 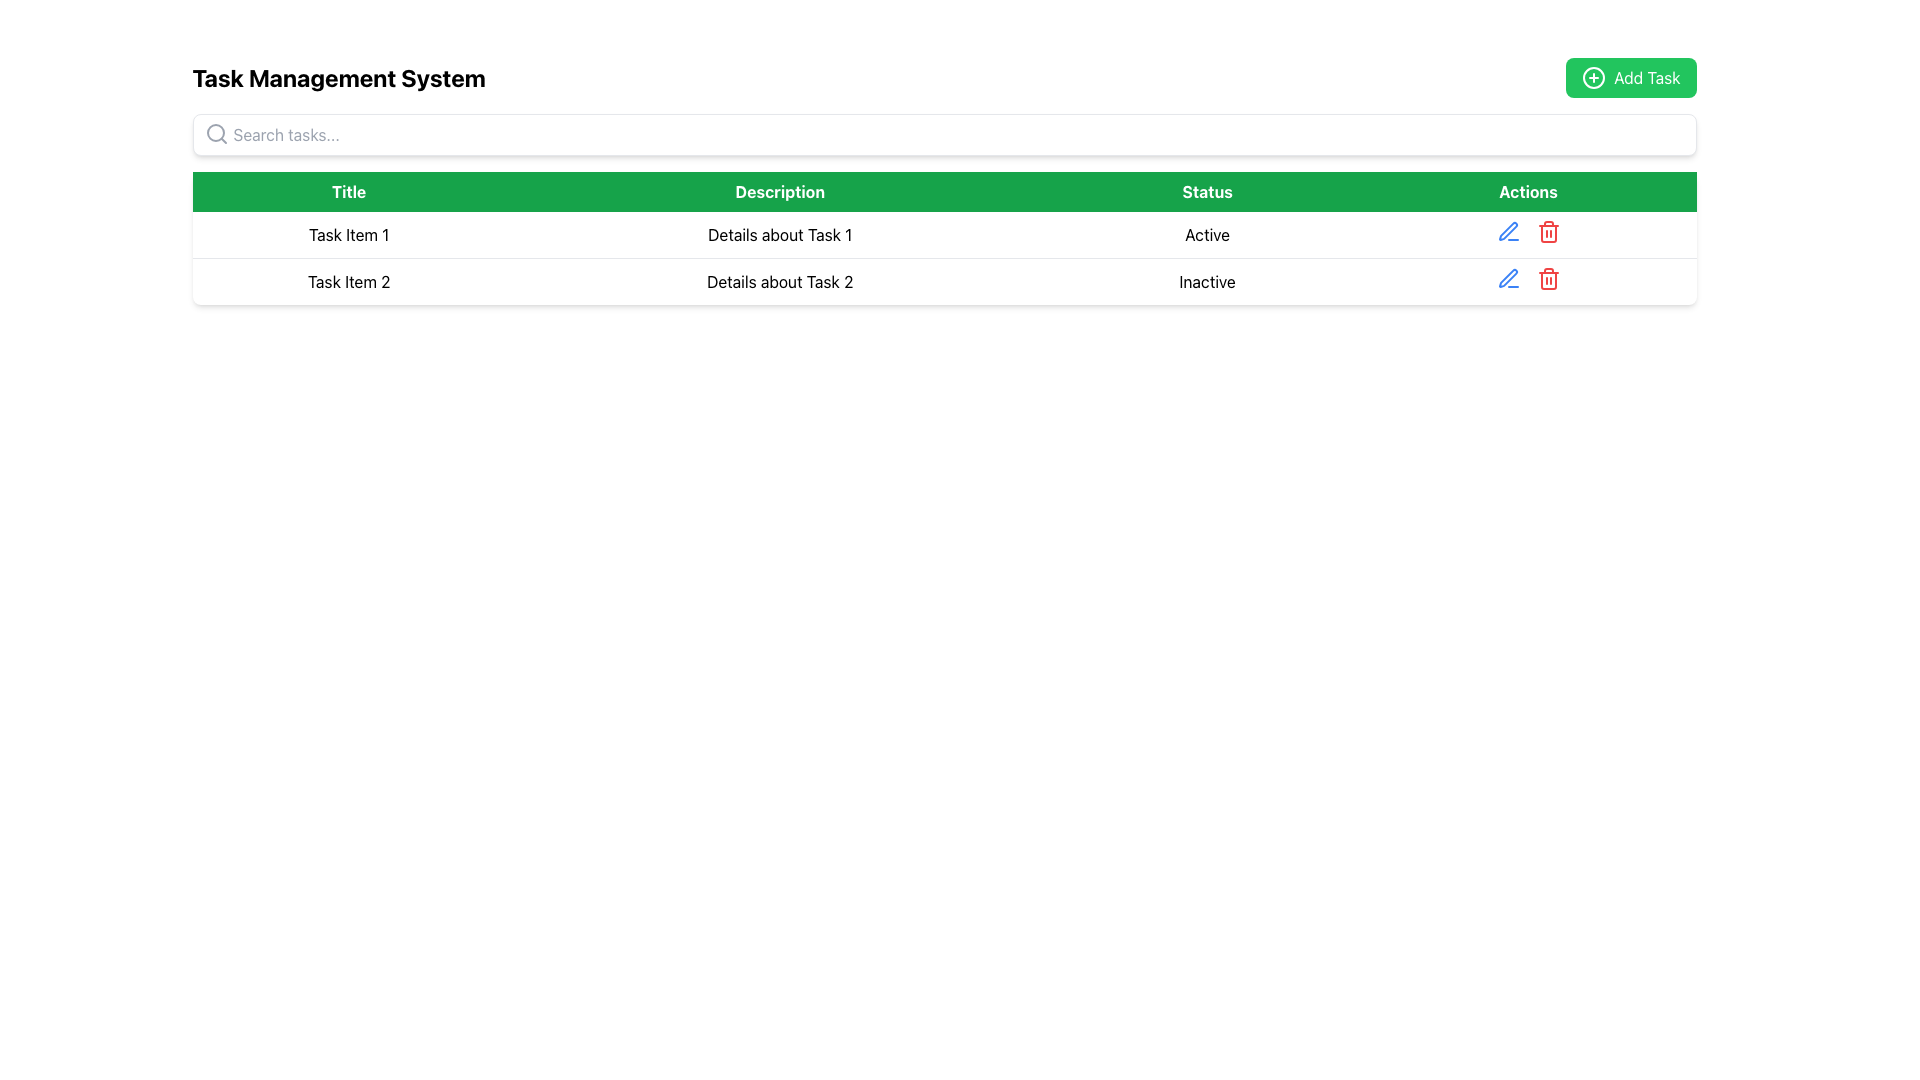 I want to click on the search lens icon, which is styled with a circular outline and a handle, located at the top-left corner of the search bar, so click(x=216, y=134).